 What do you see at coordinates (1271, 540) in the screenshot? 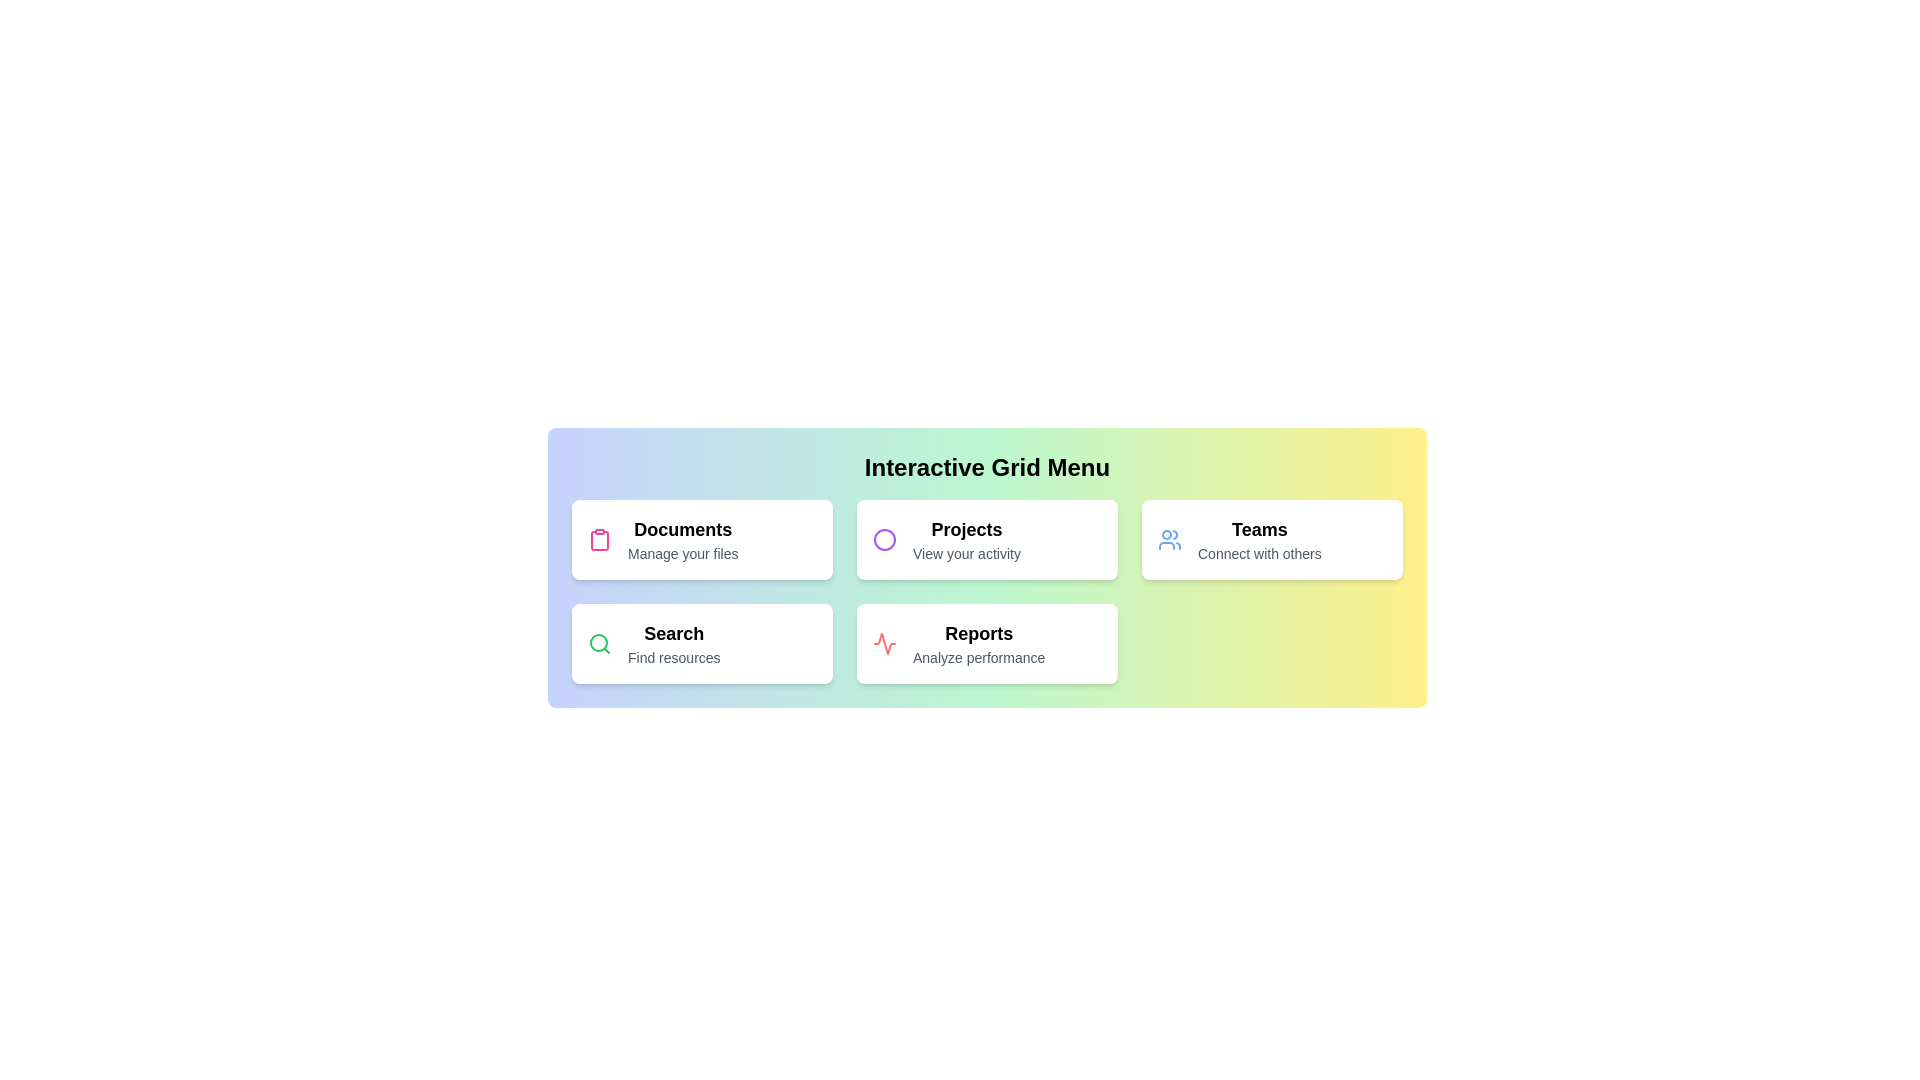
I see `the grid item labeled Teams to observe the hover effect` at bounding box center [1271, 540].